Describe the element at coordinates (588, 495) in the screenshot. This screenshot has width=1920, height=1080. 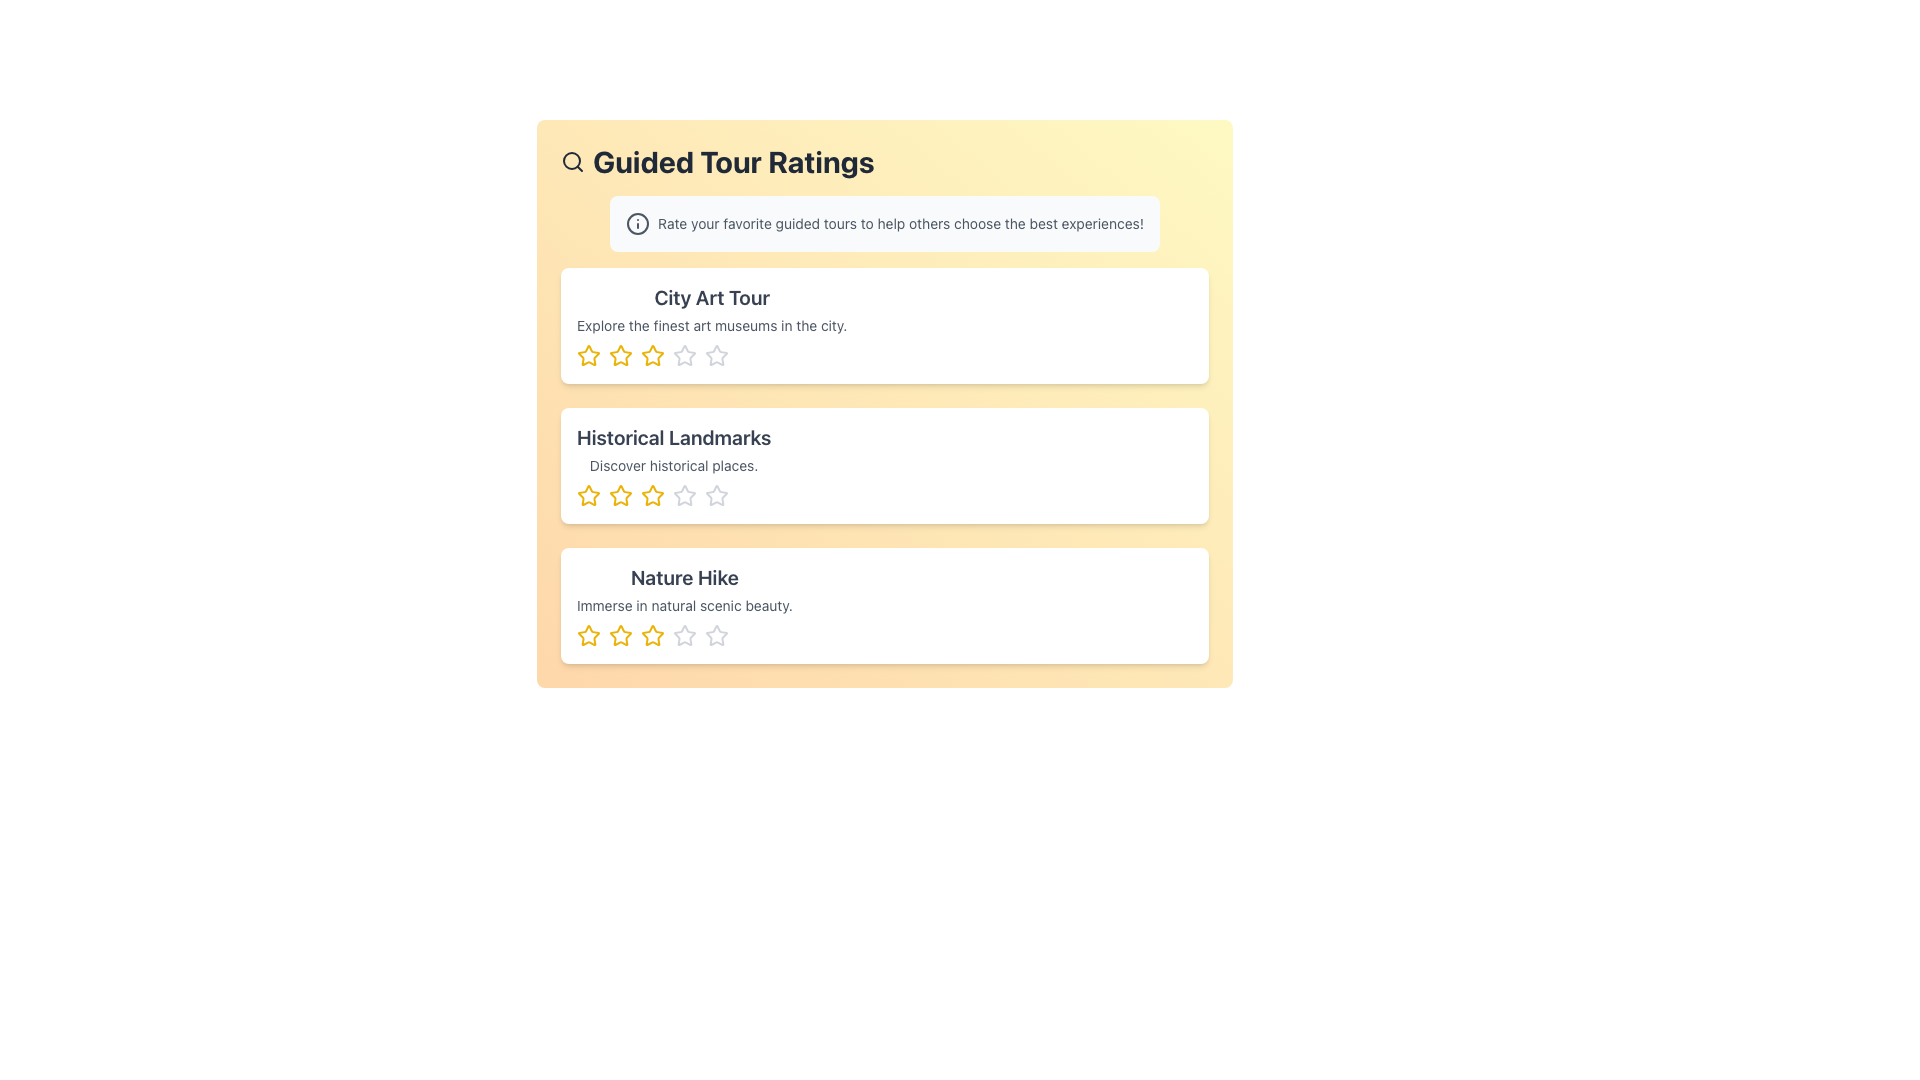
I see `the first star in the second row of the rating stars section under the 'Historical Landmarks' category` at that location.